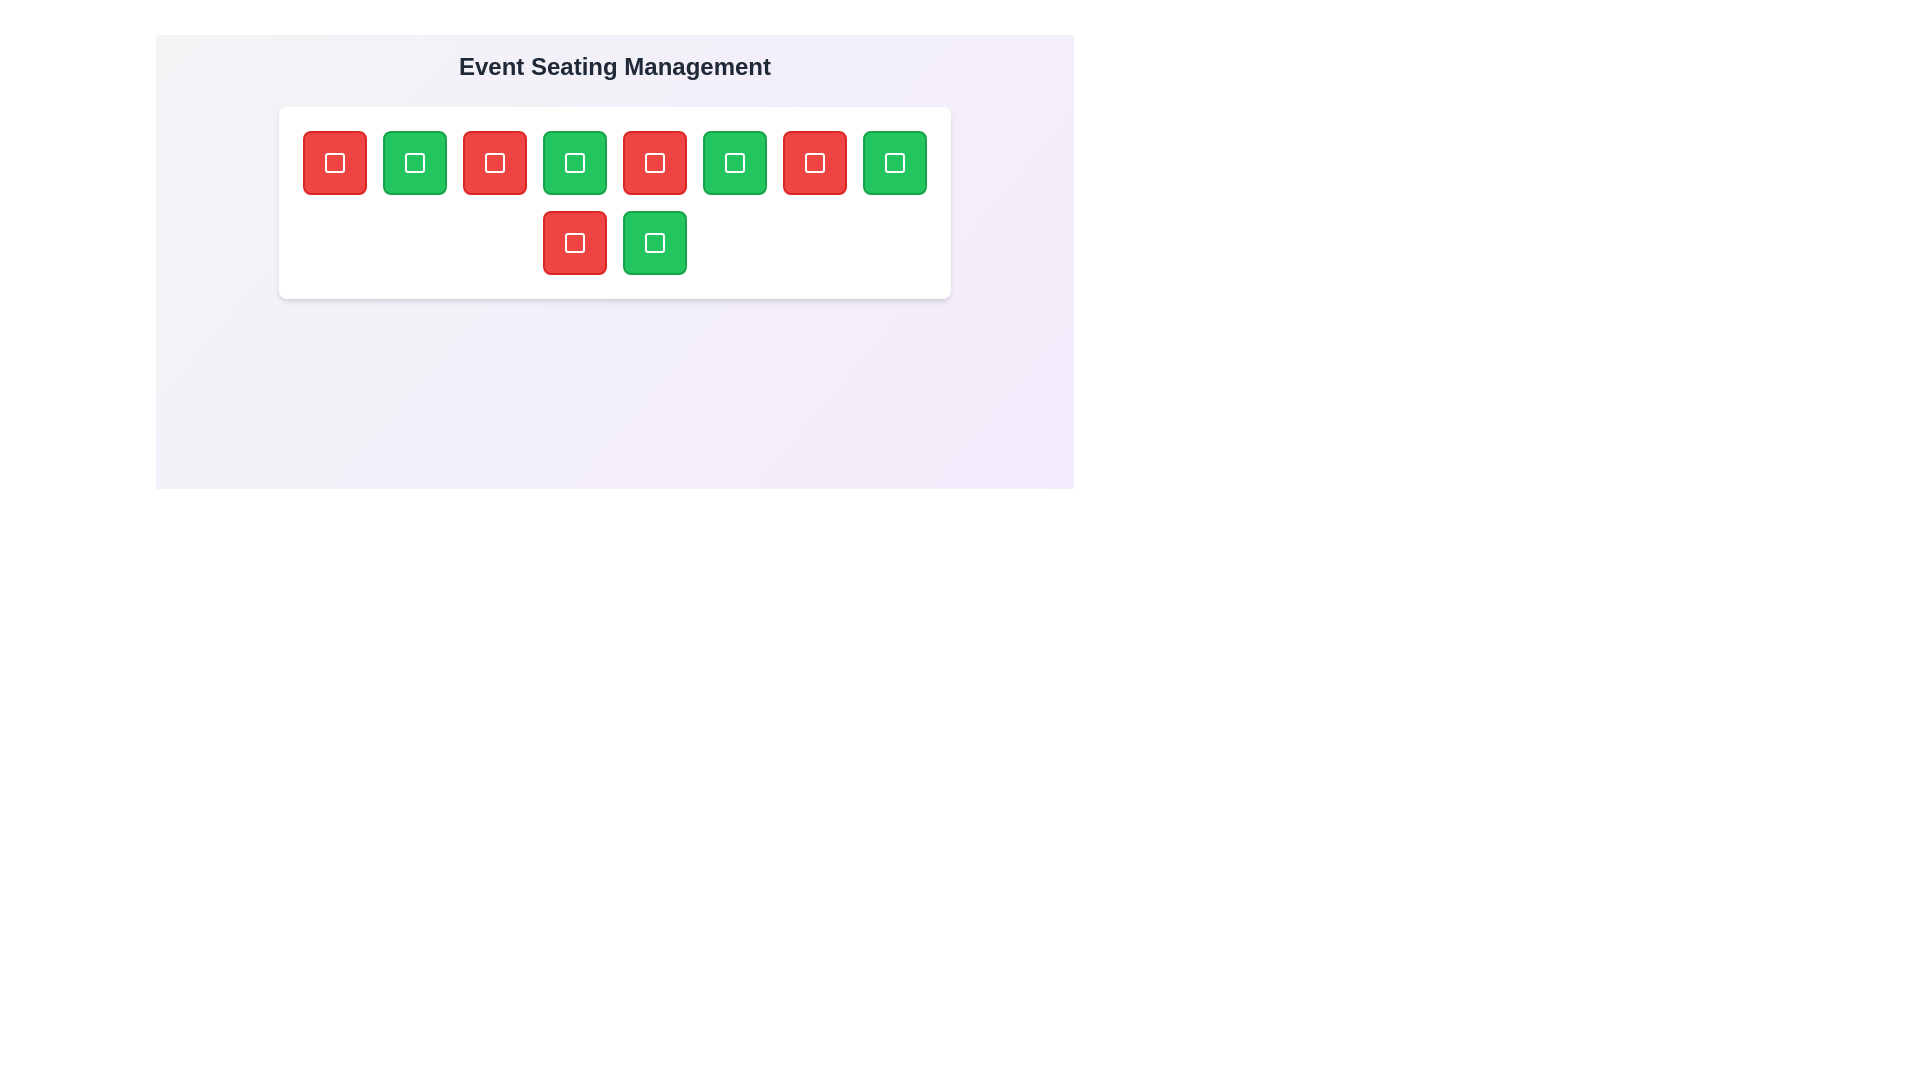 The image size is (1920, 1080). What do you see at coordinates (815, 161) in the screenshot?
I see `the red square button with a white square icon, which is the seventh element in the first row of clickable squares` at bounding box center [815, 161].